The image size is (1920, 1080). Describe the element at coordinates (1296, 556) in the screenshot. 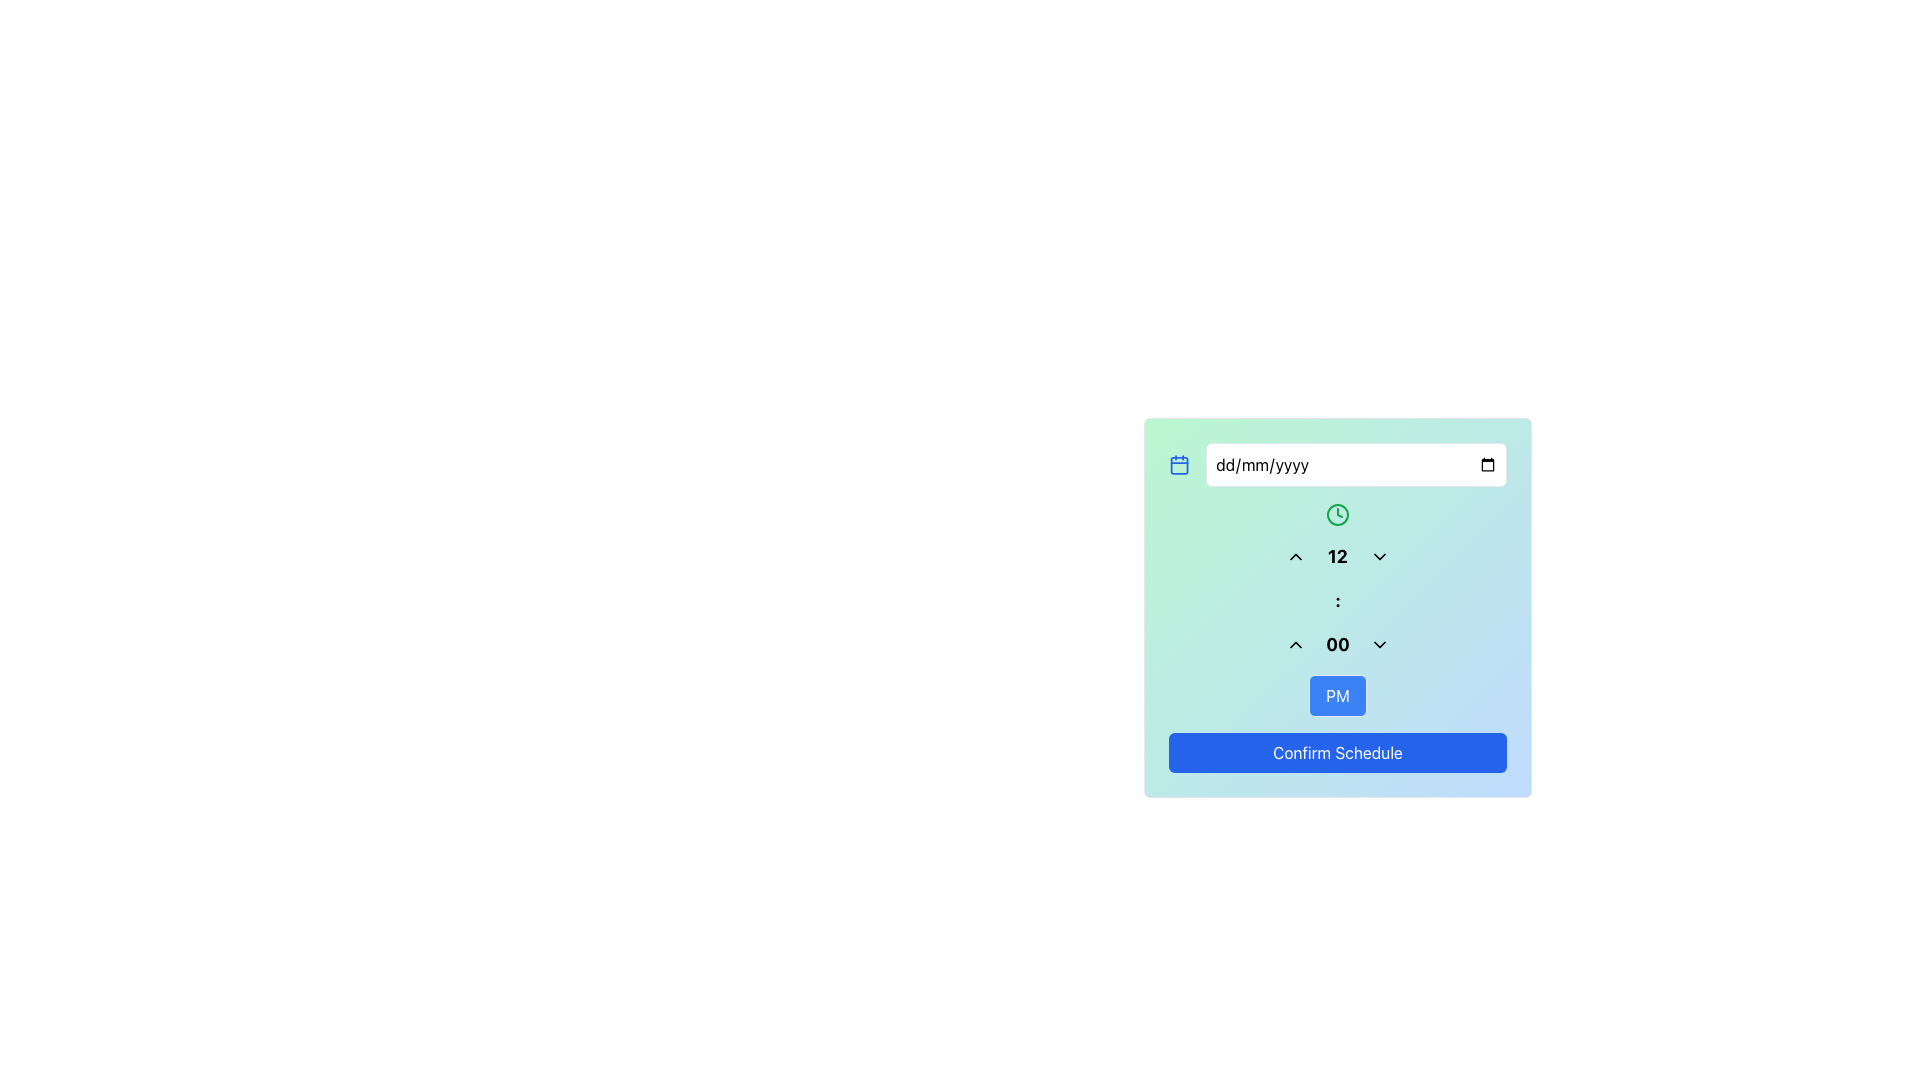

I see `the black chevron-shaped upward arrow button` at that location.